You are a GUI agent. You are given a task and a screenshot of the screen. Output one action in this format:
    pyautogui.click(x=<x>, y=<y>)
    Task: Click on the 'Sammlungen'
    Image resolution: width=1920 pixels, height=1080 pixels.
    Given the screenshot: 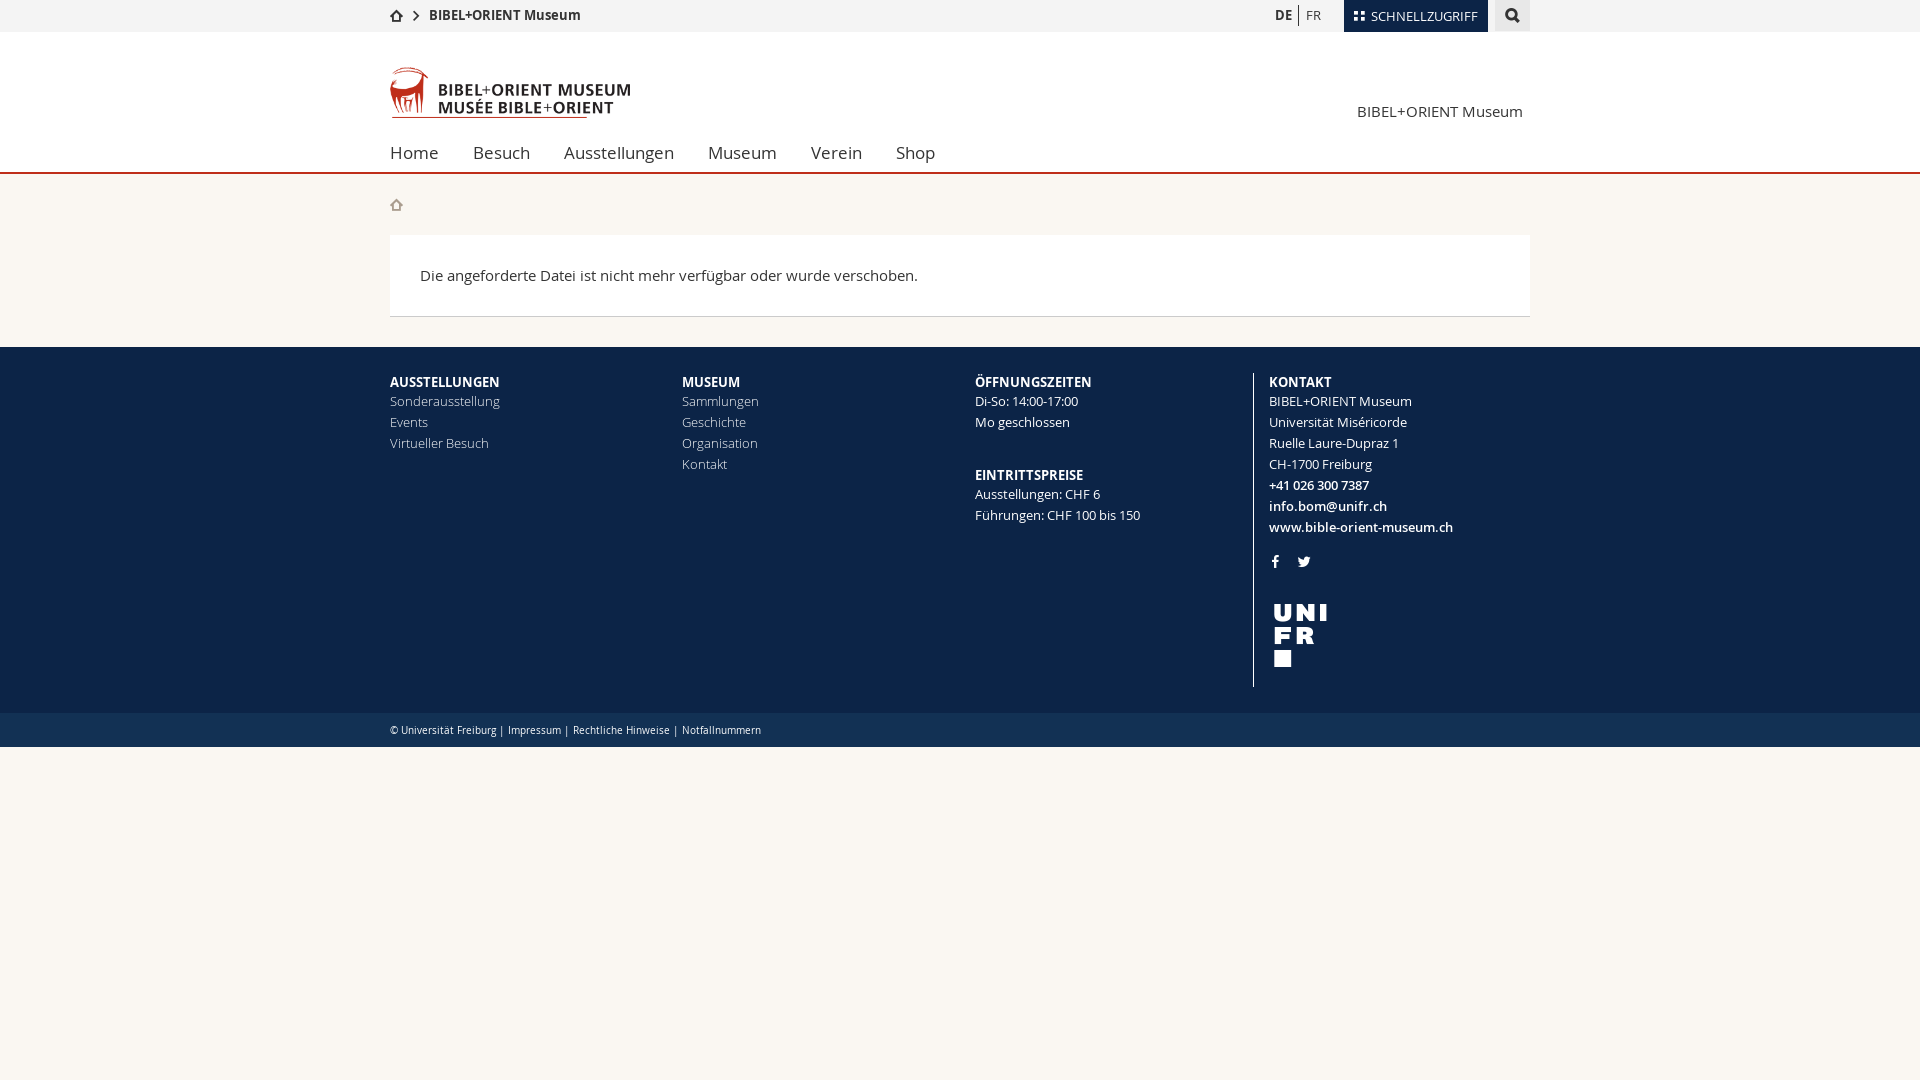 What is the action you would take?
    pyautogui.click(x=720, y=401)
    